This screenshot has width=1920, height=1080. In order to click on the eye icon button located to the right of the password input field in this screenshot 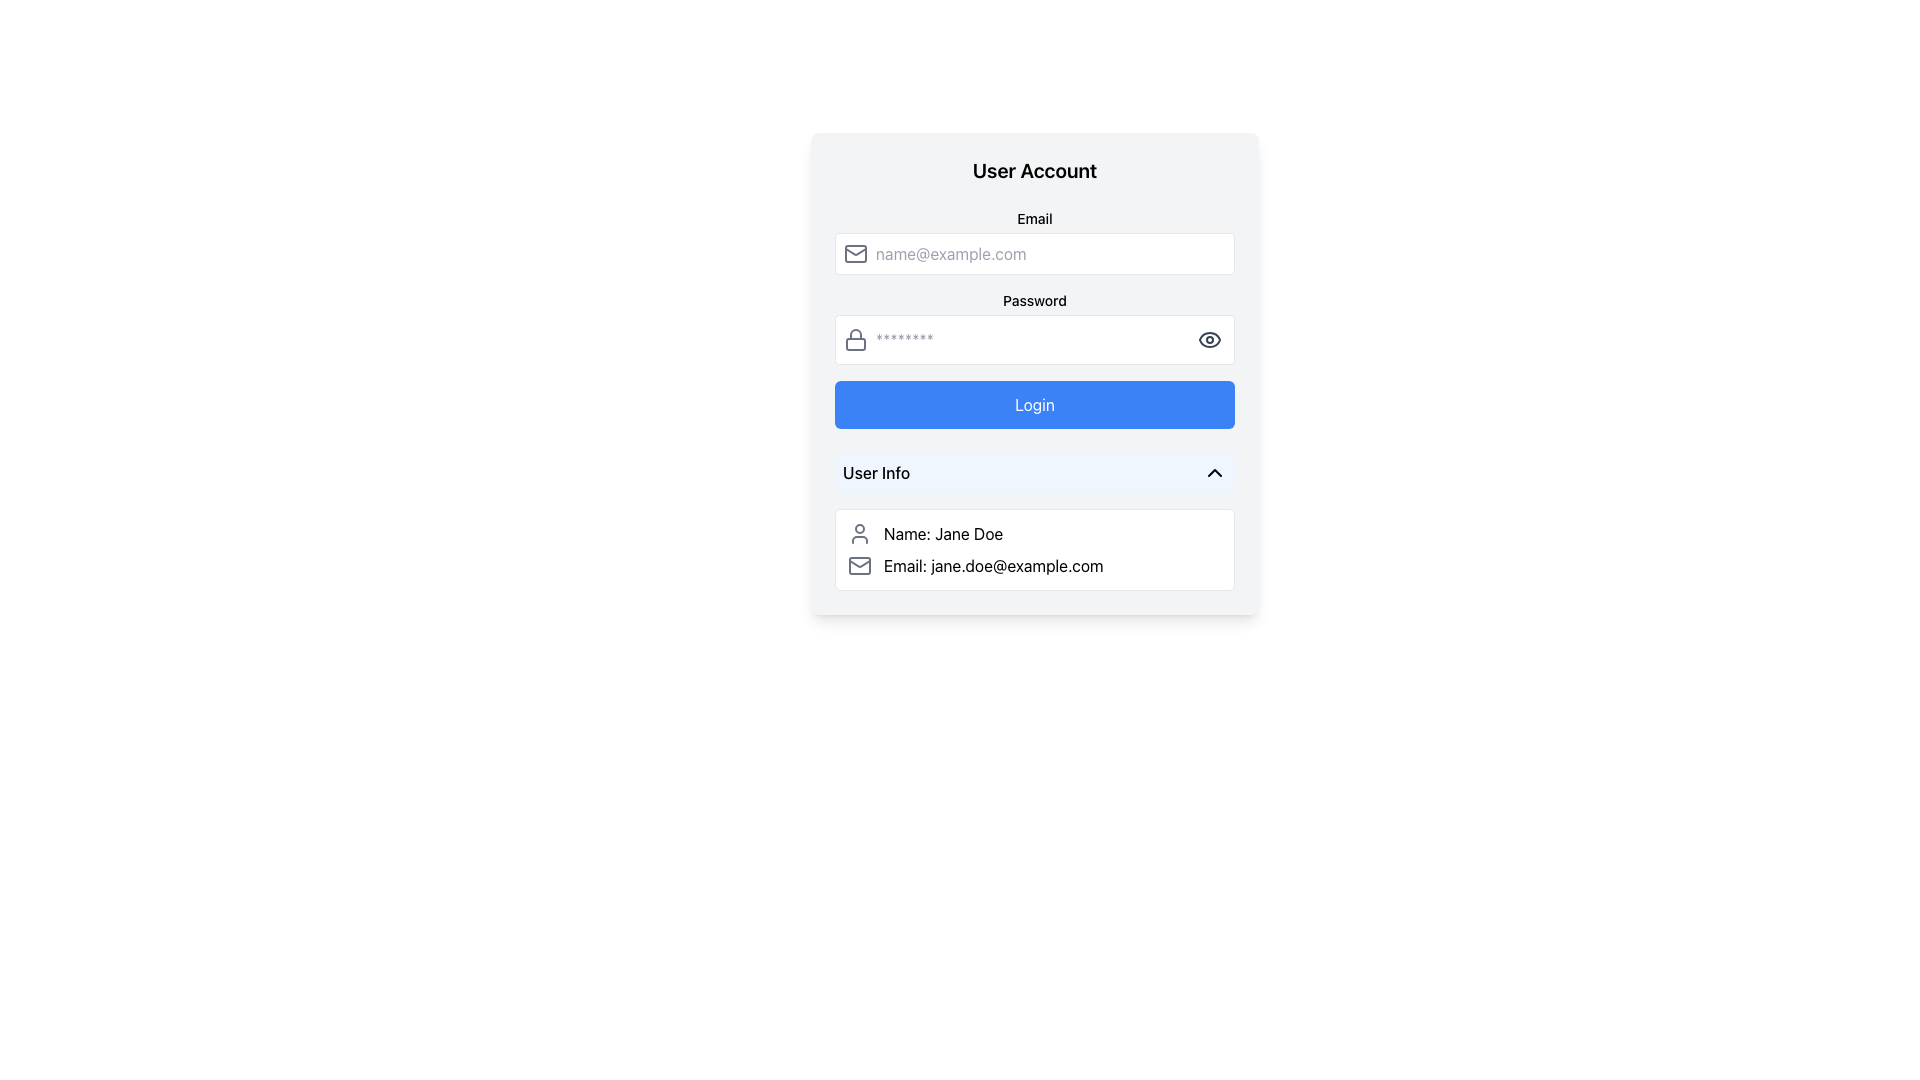, I will do `click(1208, 338)`.